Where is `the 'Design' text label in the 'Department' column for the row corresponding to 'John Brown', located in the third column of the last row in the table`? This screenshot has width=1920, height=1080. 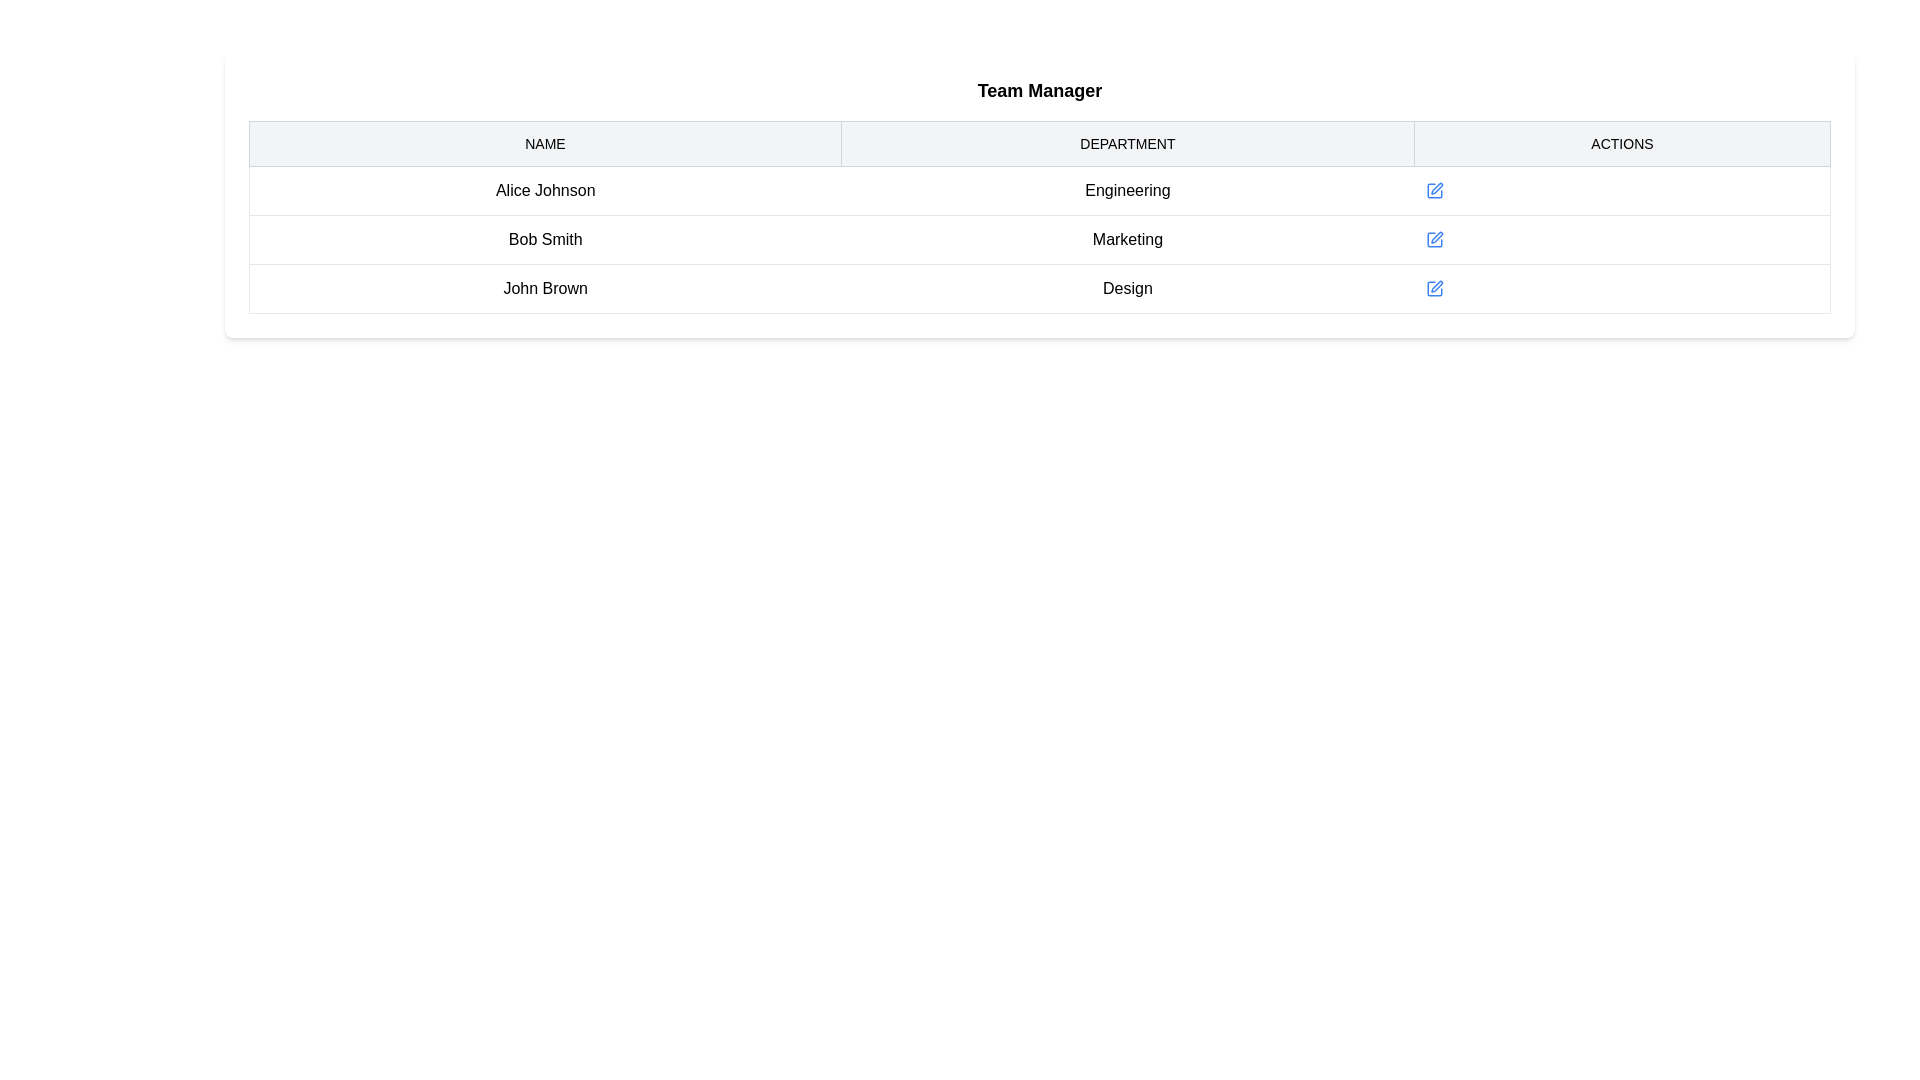
the 'Design' text label in the 'Department' column for the row corresponding to 'John Brown', located in the third column of the last row in the table is located at coordinates (1128, 289).